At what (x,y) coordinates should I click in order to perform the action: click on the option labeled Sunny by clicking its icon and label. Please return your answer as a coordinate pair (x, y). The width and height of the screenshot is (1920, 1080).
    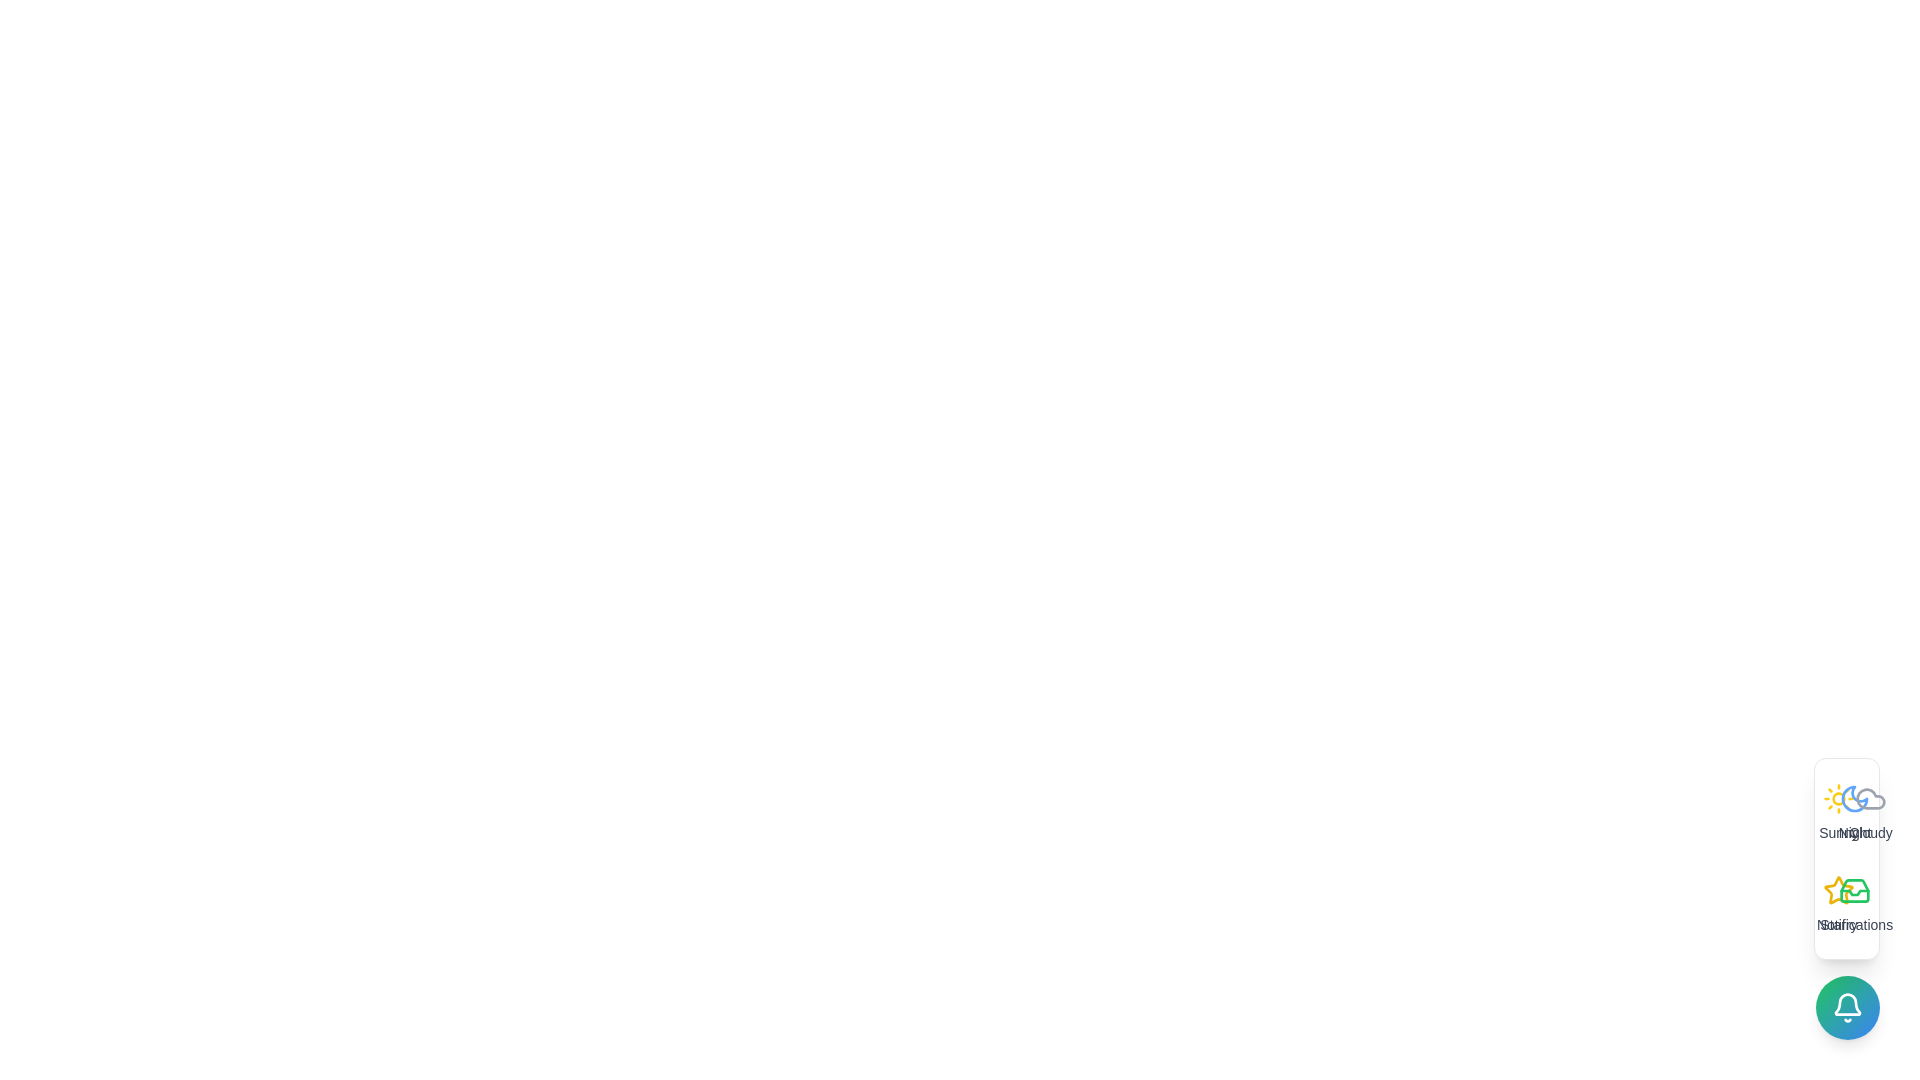
    Looking at the image, I should click on (1838, 813).